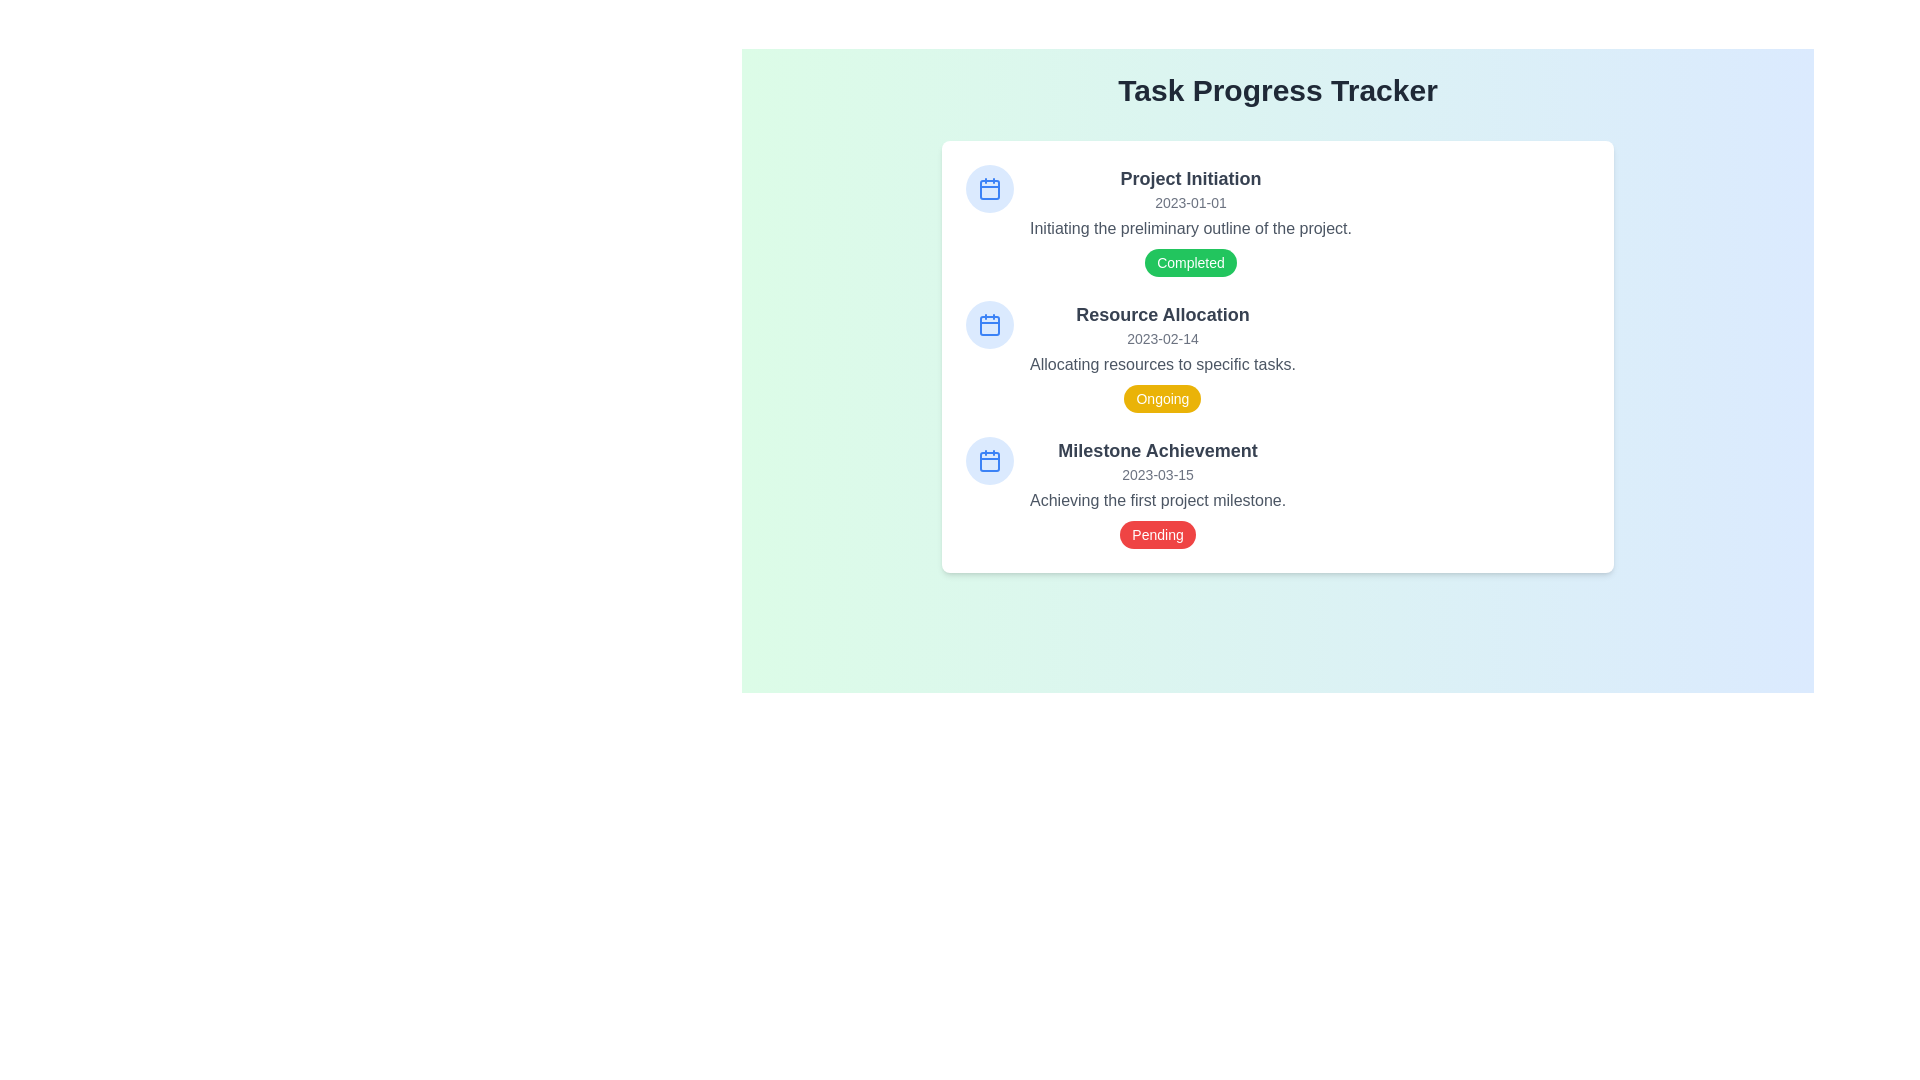  I want to click on the label indicating the start date of the 'Project Initiation' task, positioned directly below the title and above the description text, so click(1190, 203).